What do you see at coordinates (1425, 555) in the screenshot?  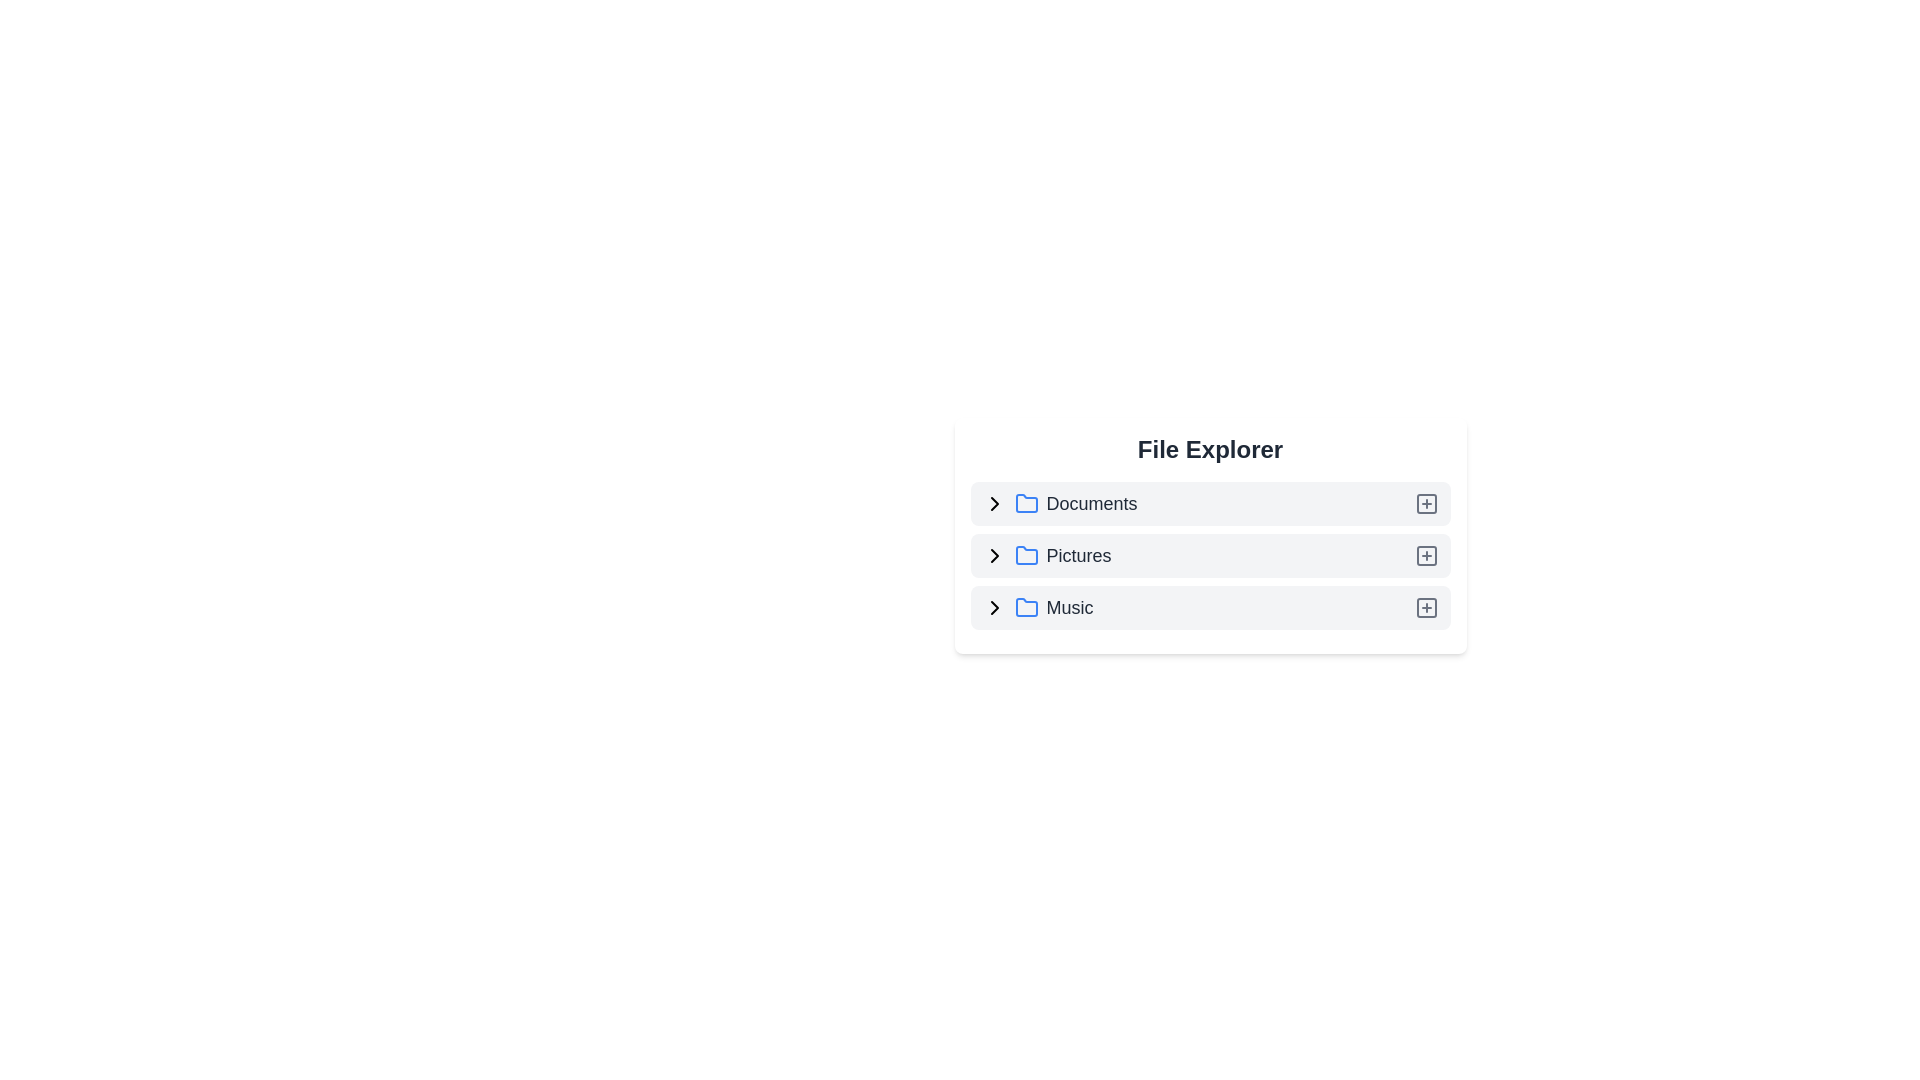 I see `the add icon next to Pictures` at bounding box center [1425, 555].